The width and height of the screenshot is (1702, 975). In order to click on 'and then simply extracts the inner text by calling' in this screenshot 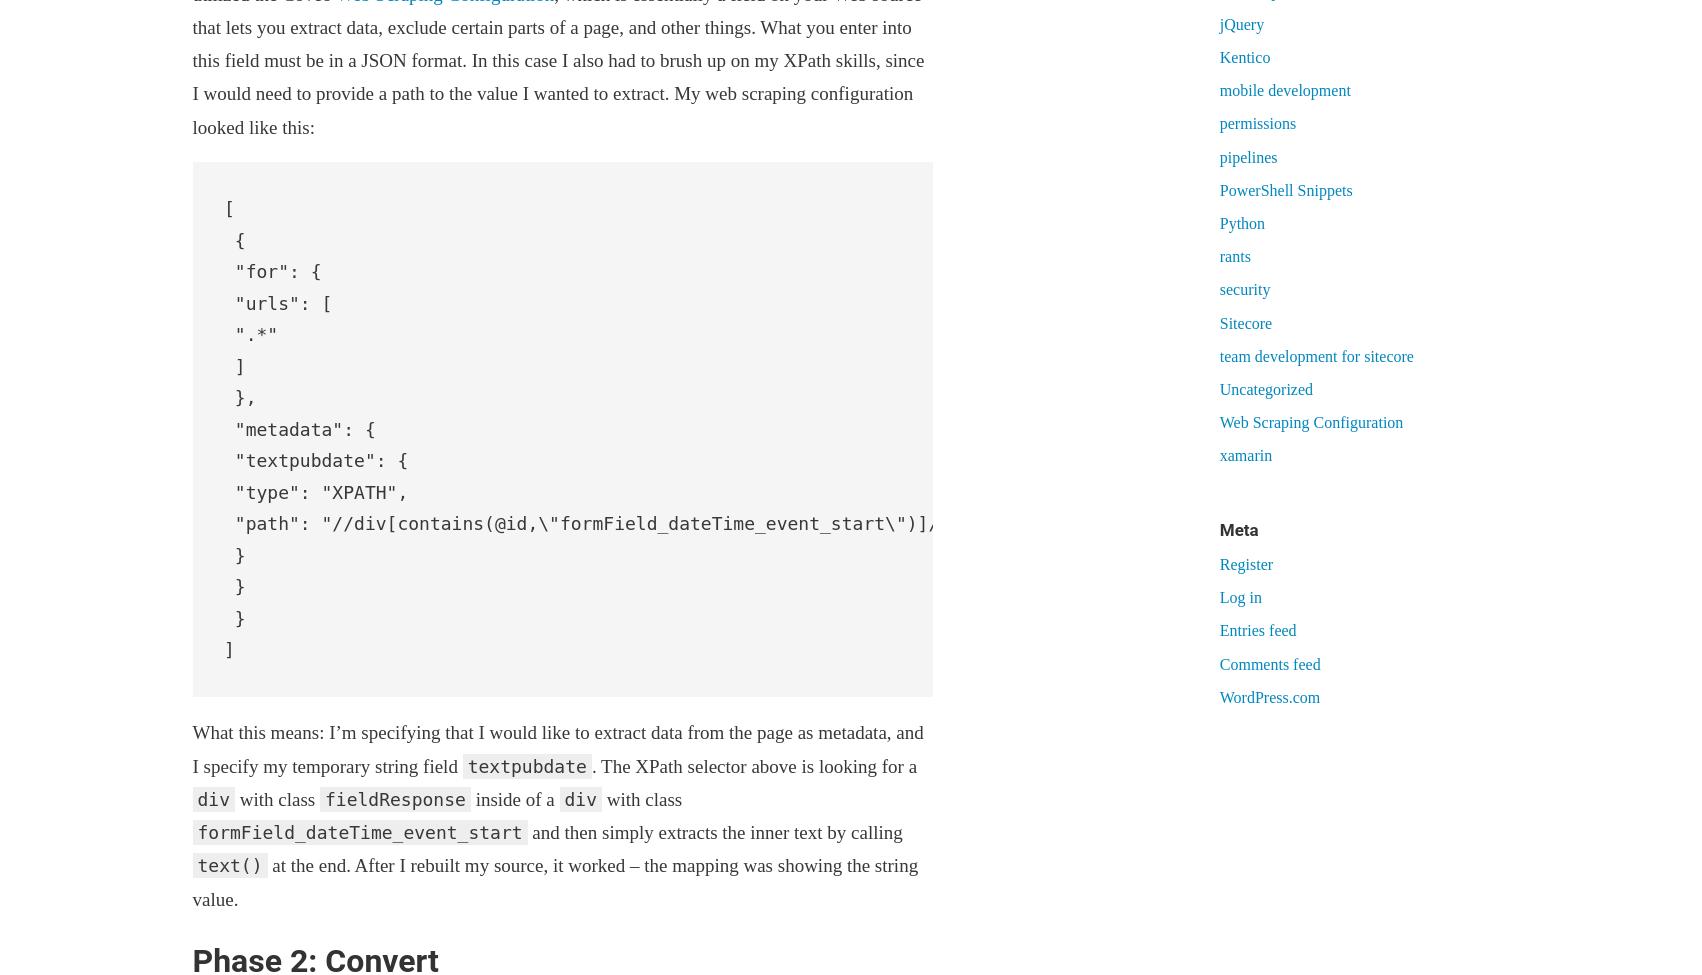, I will do `click(525, 832)`.